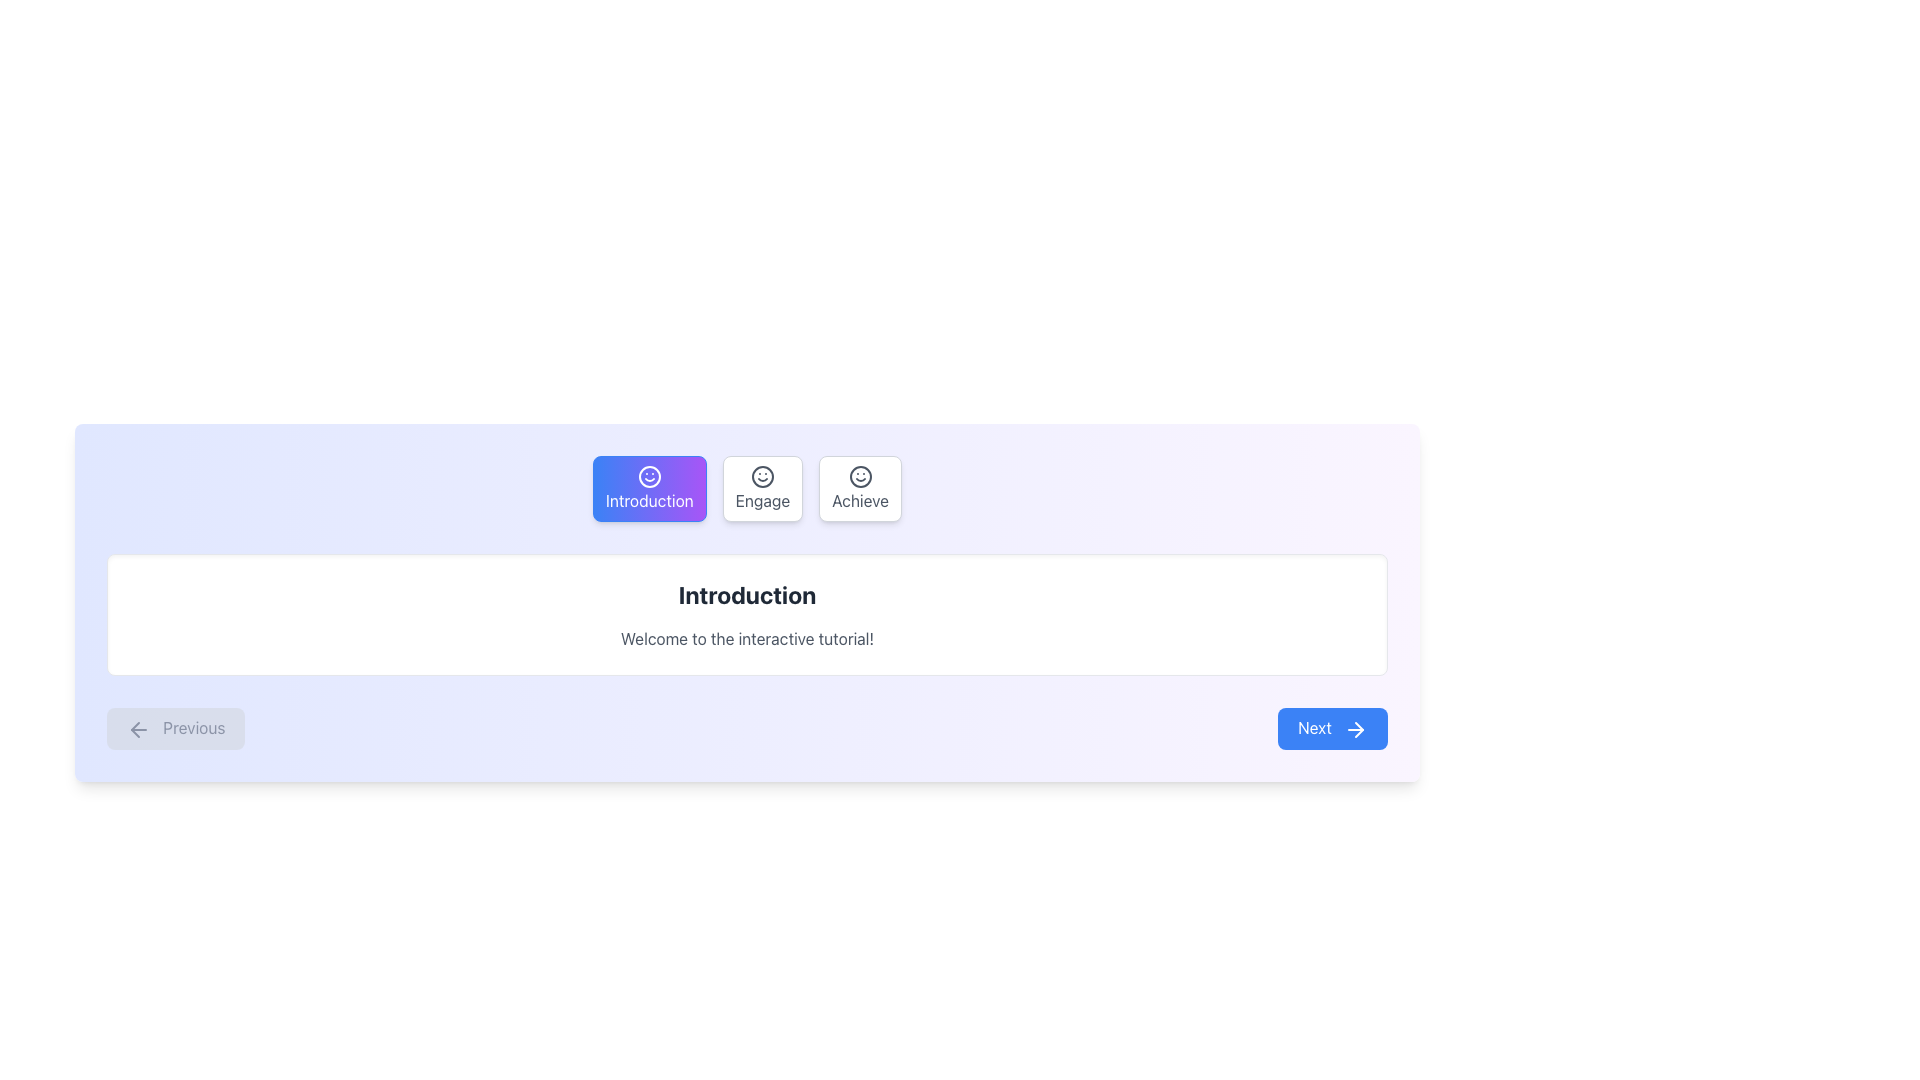  I want to click on the 'Next' button, so click(1333, 728).